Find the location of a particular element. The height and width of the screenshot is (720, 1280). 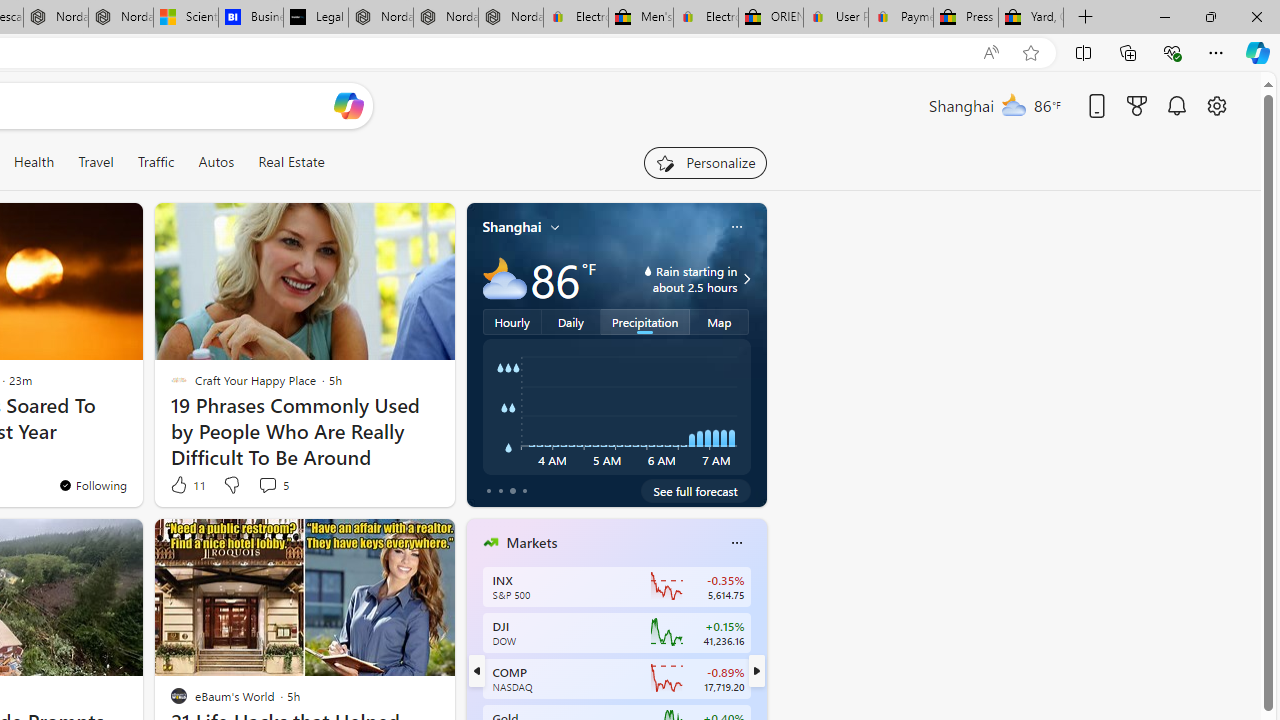

'View comments 5 Comment' is located at coordinates (266, 485).